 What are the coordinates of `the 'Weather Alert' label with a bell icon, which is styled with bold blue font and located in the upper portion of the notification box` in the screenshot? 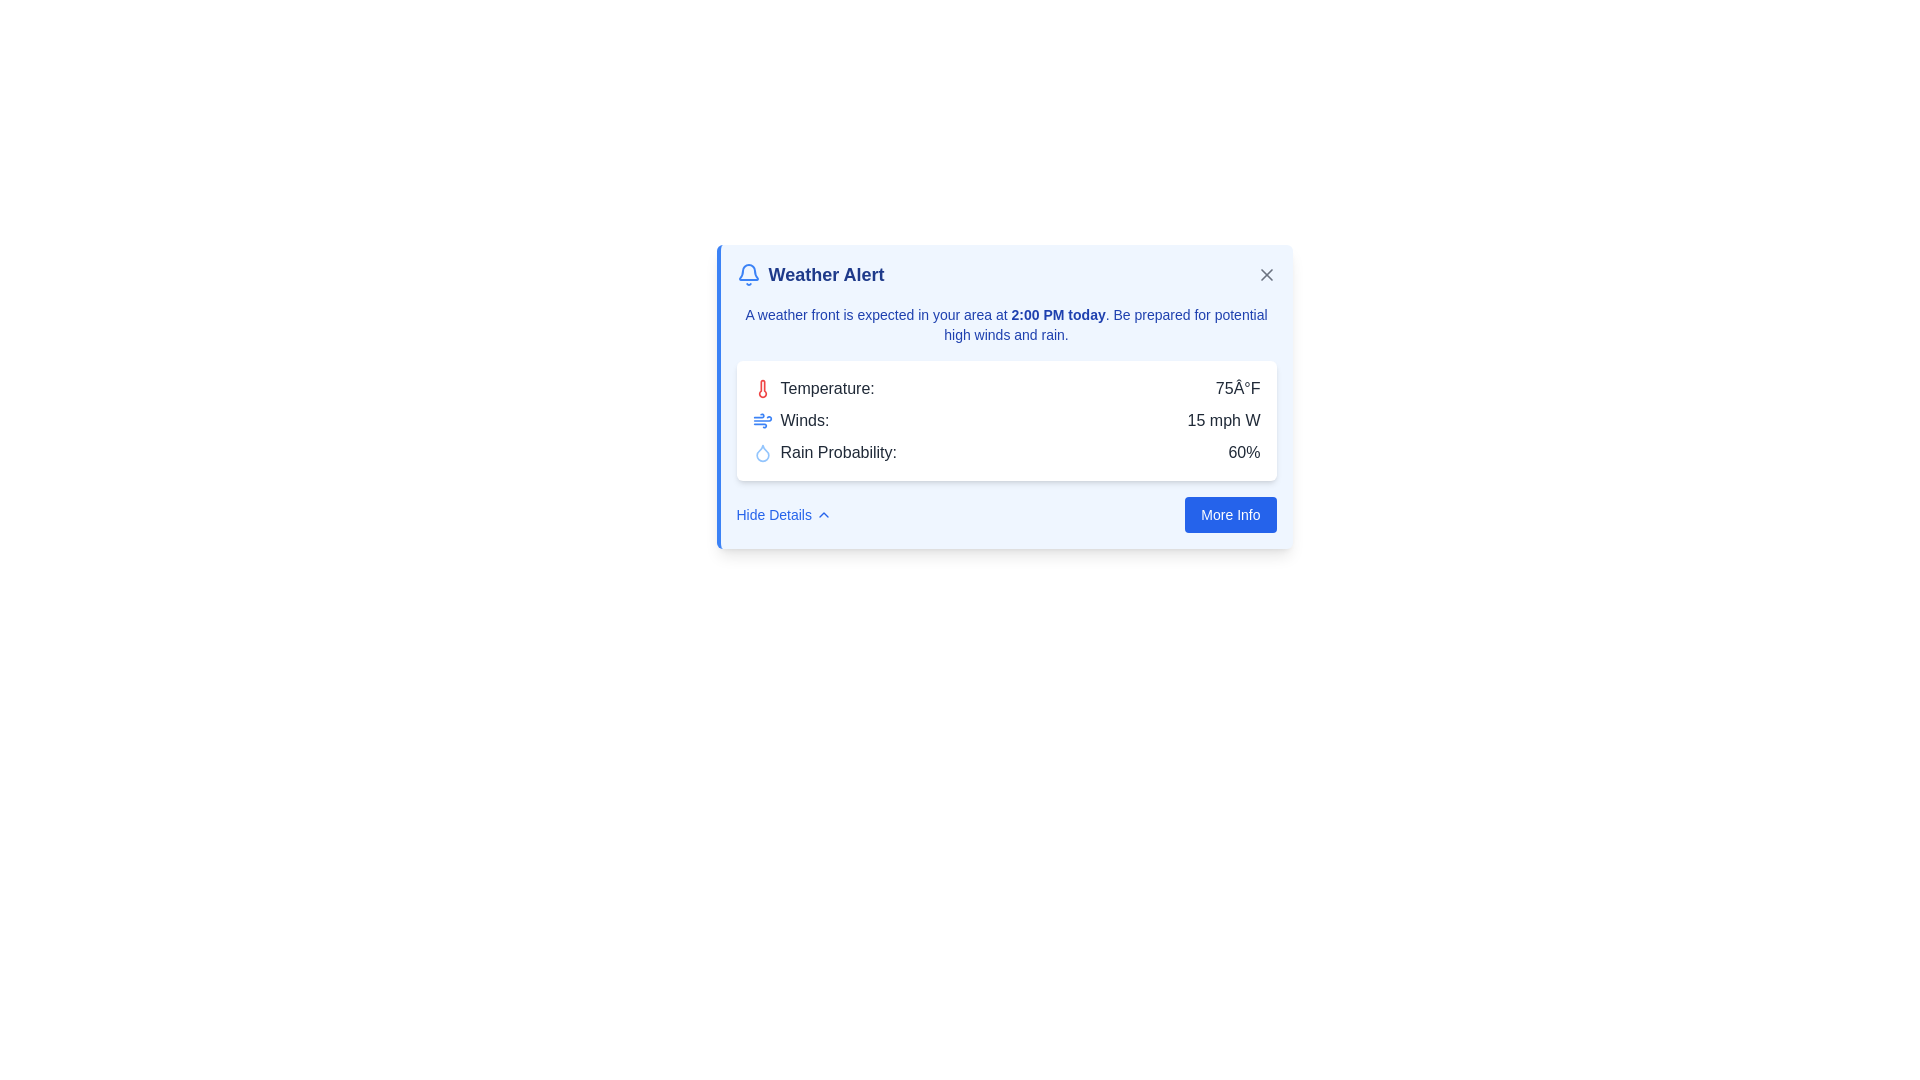 It's located at (810, 274).